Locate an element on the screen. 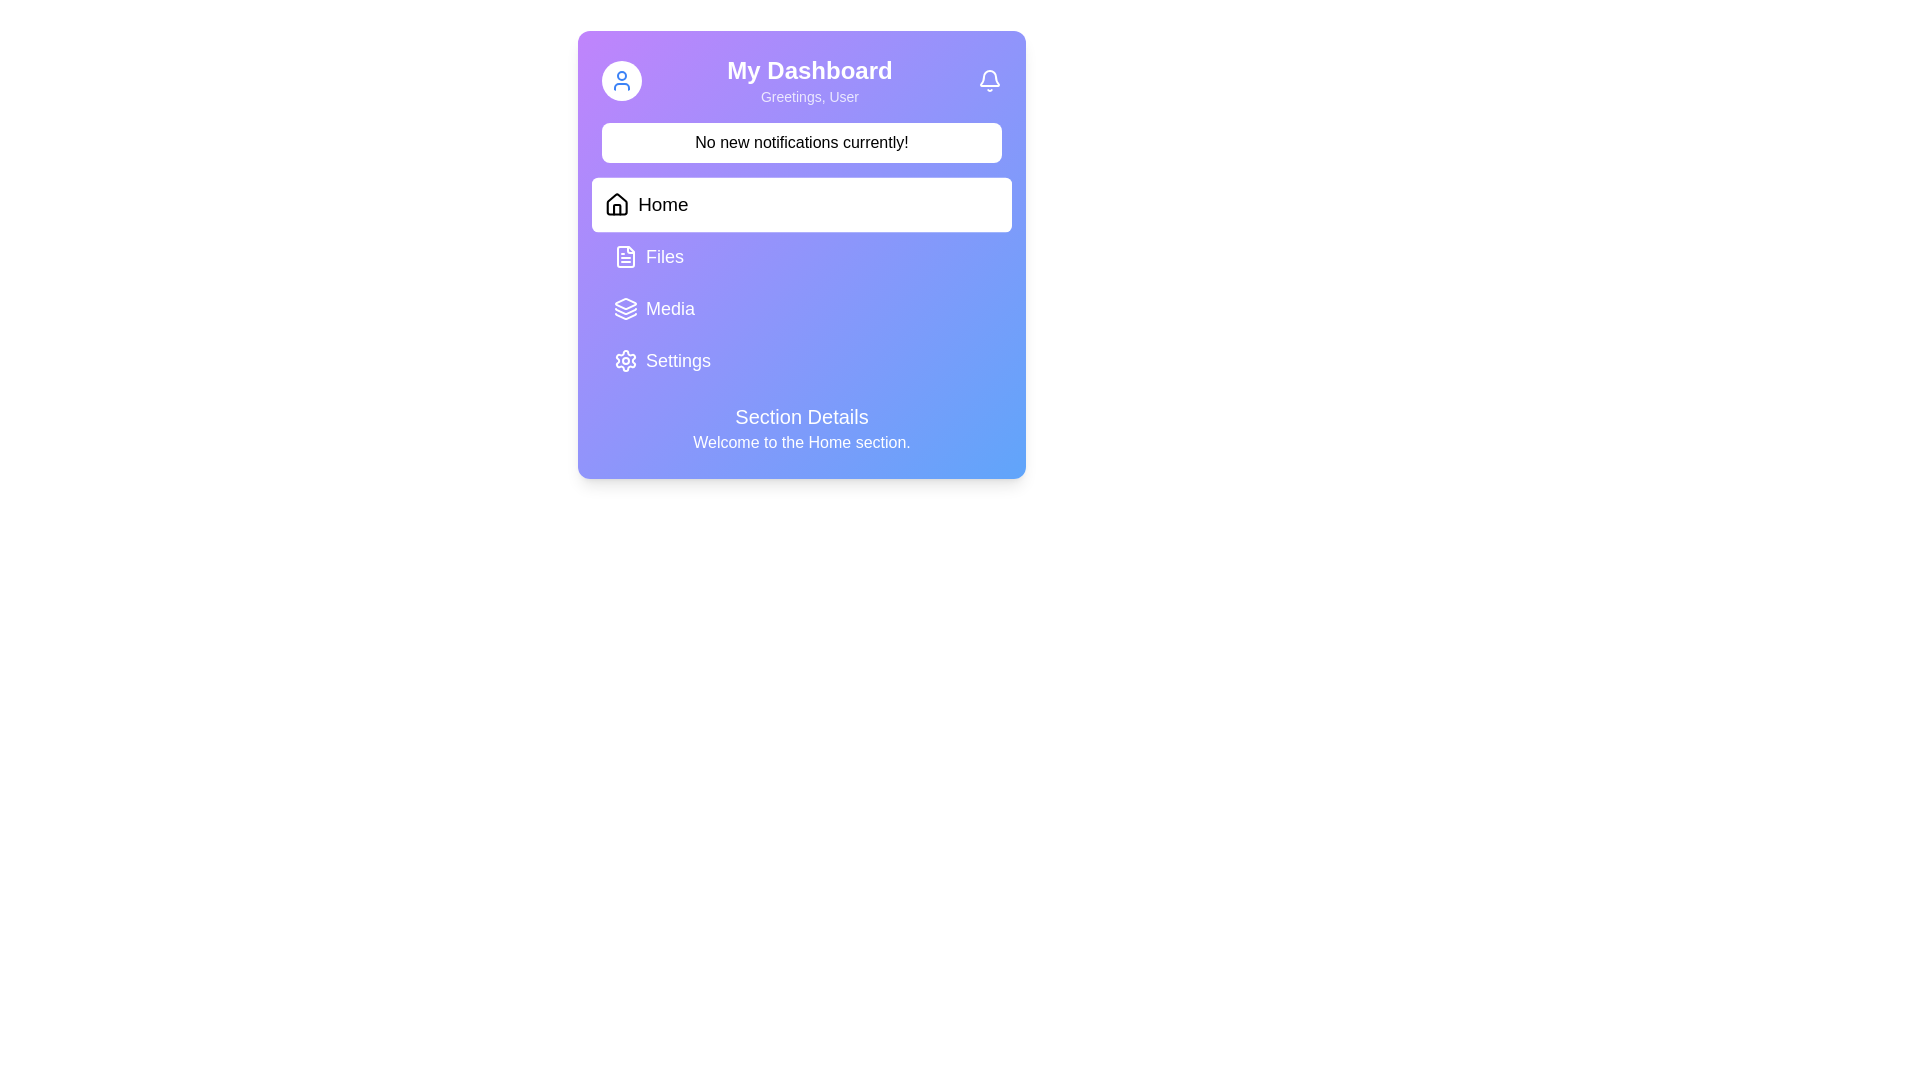 The width and height of the screenshot is (1920, 1080). the 'Media' static text label located in the navigation panel on the left side of the card interface, which is the third option in the list is located at coordinates (670, 308).